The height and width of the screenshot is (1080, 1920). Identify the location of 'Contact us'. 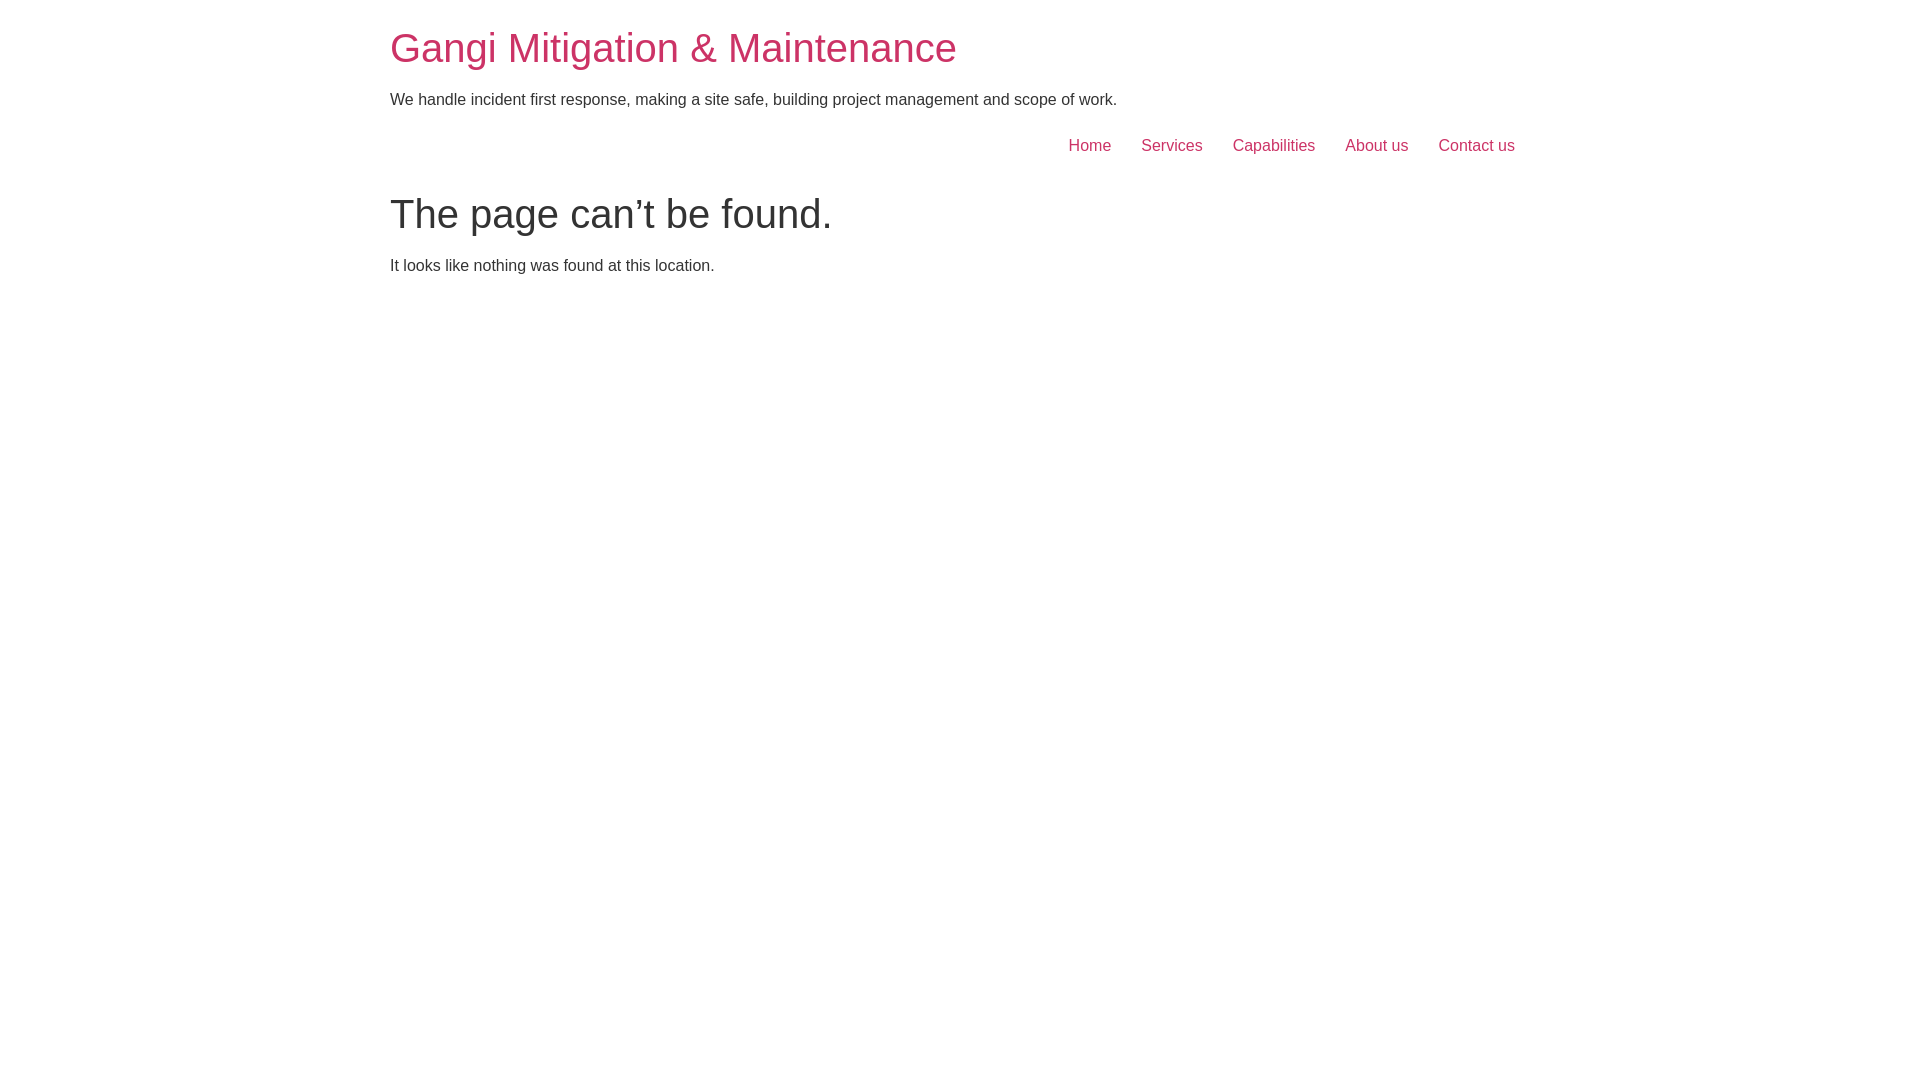
(1477, 145).